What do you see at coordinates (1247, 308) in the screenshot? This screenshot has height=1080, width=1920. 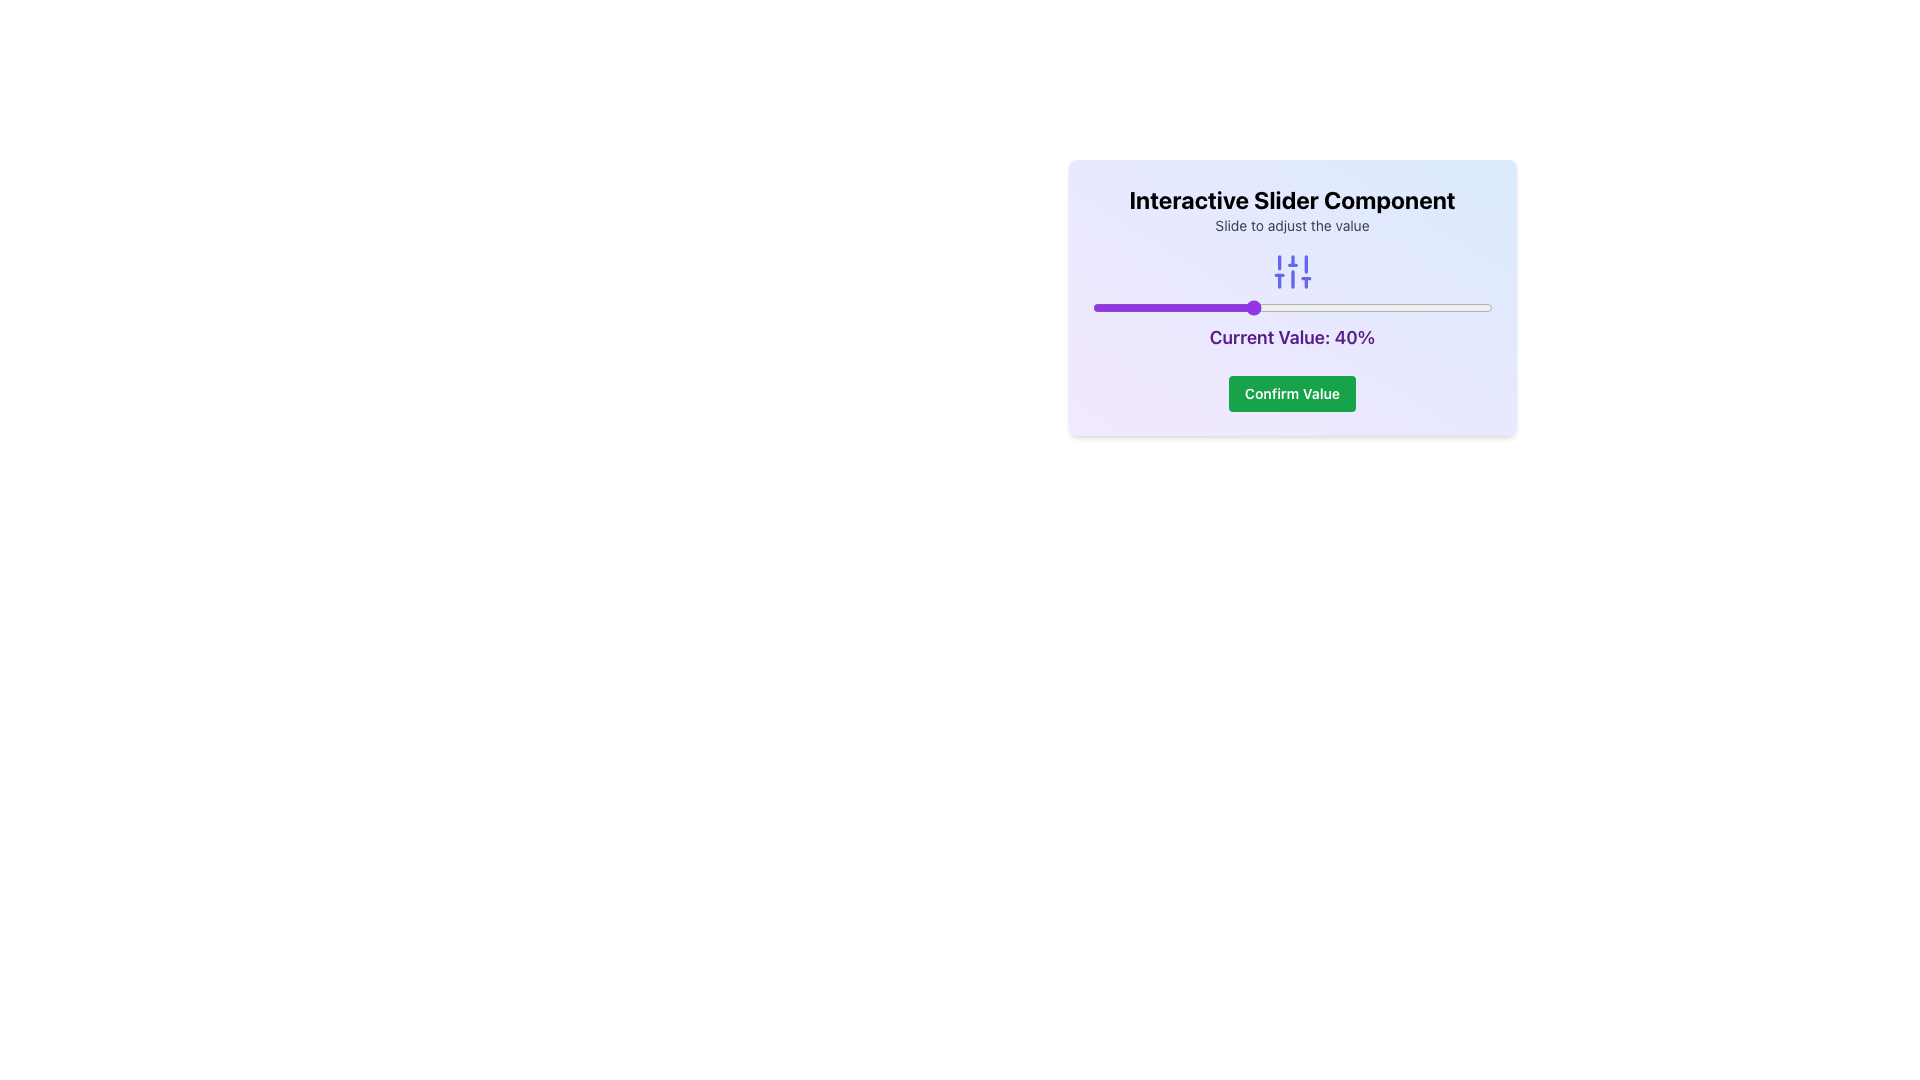 I see `the slider` at bounding box center [1247, 308].